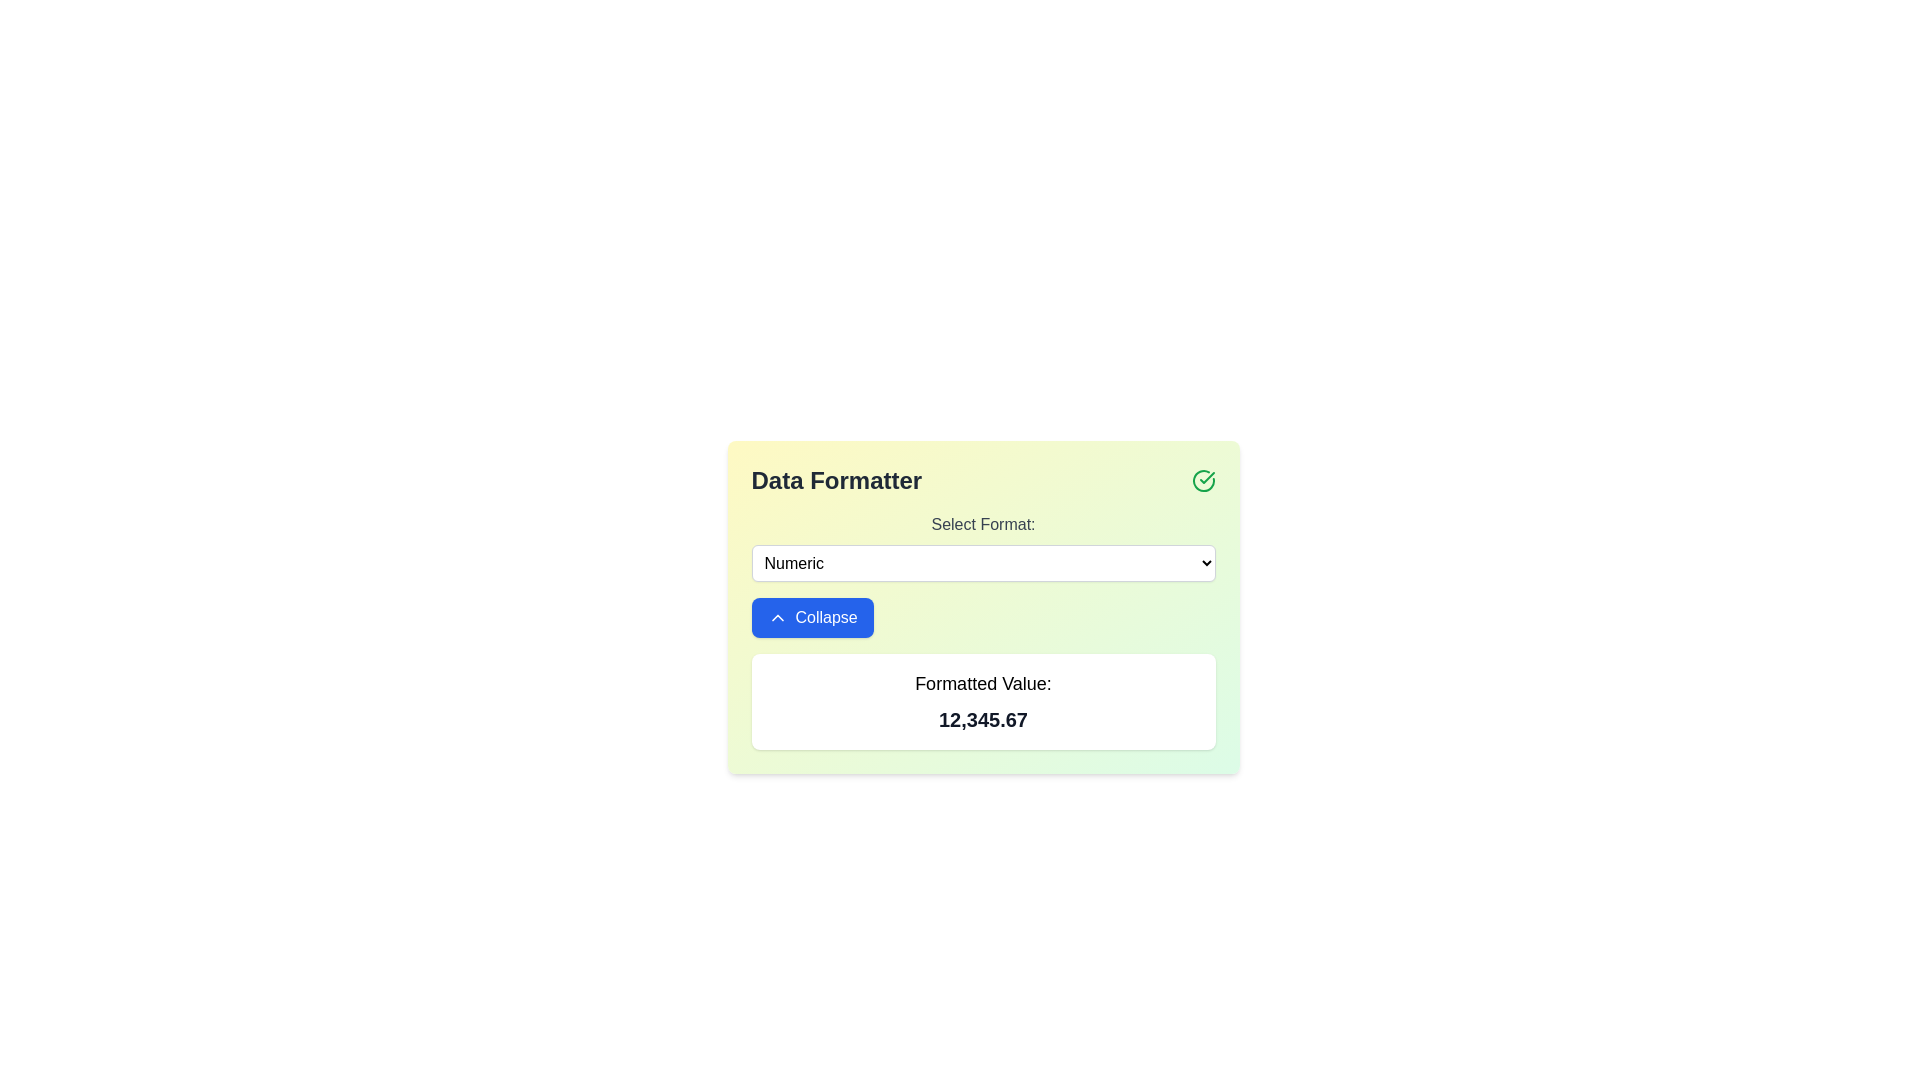 This screenshot has width=1920, height=1080. Describe the element at coordinates (1205, 478) in the screenshot. I see `the green checkmark icon within the circular boundary located in the top-right corner of the 'Data Formatter' panel` at that location.